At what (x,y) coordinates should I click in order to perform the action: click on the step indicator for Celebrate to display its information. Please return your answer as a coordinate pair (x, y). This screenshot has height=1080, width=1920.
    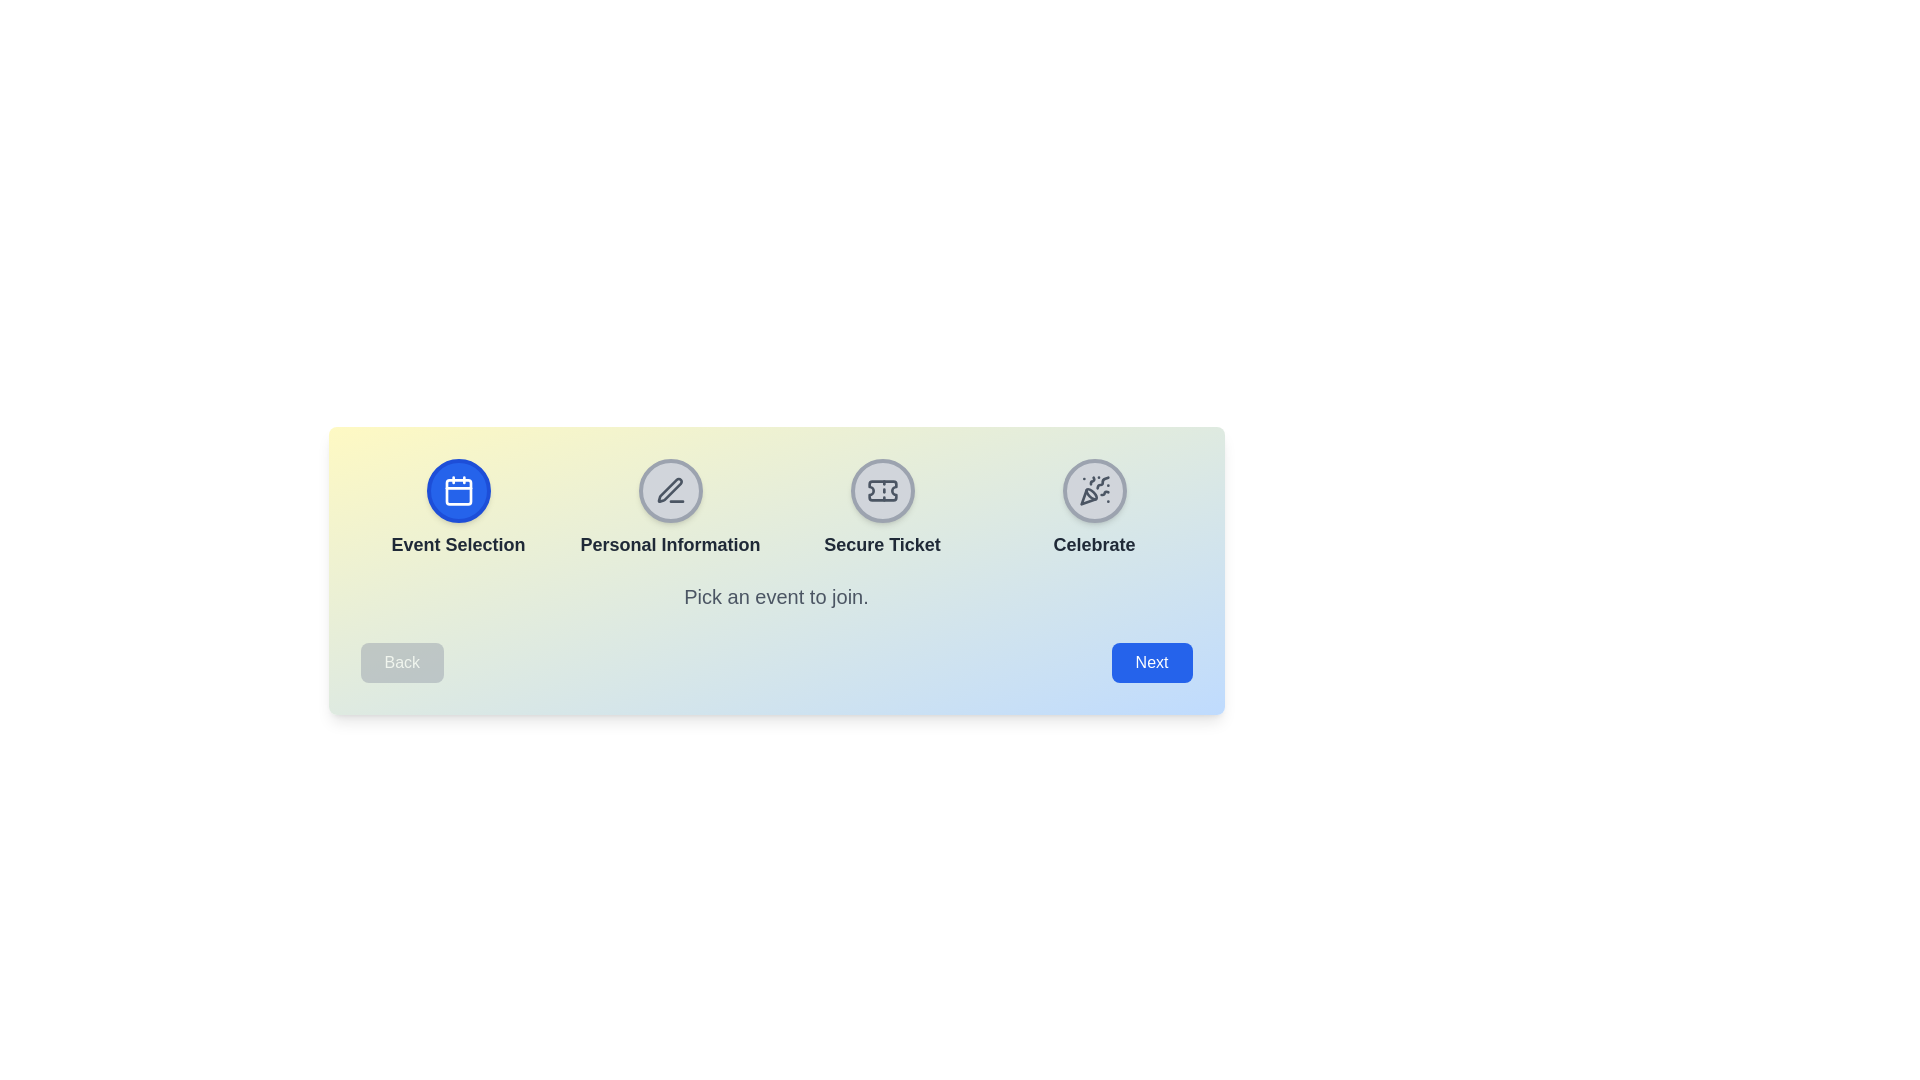
    Looking at the image, I should click on (1093, 490).